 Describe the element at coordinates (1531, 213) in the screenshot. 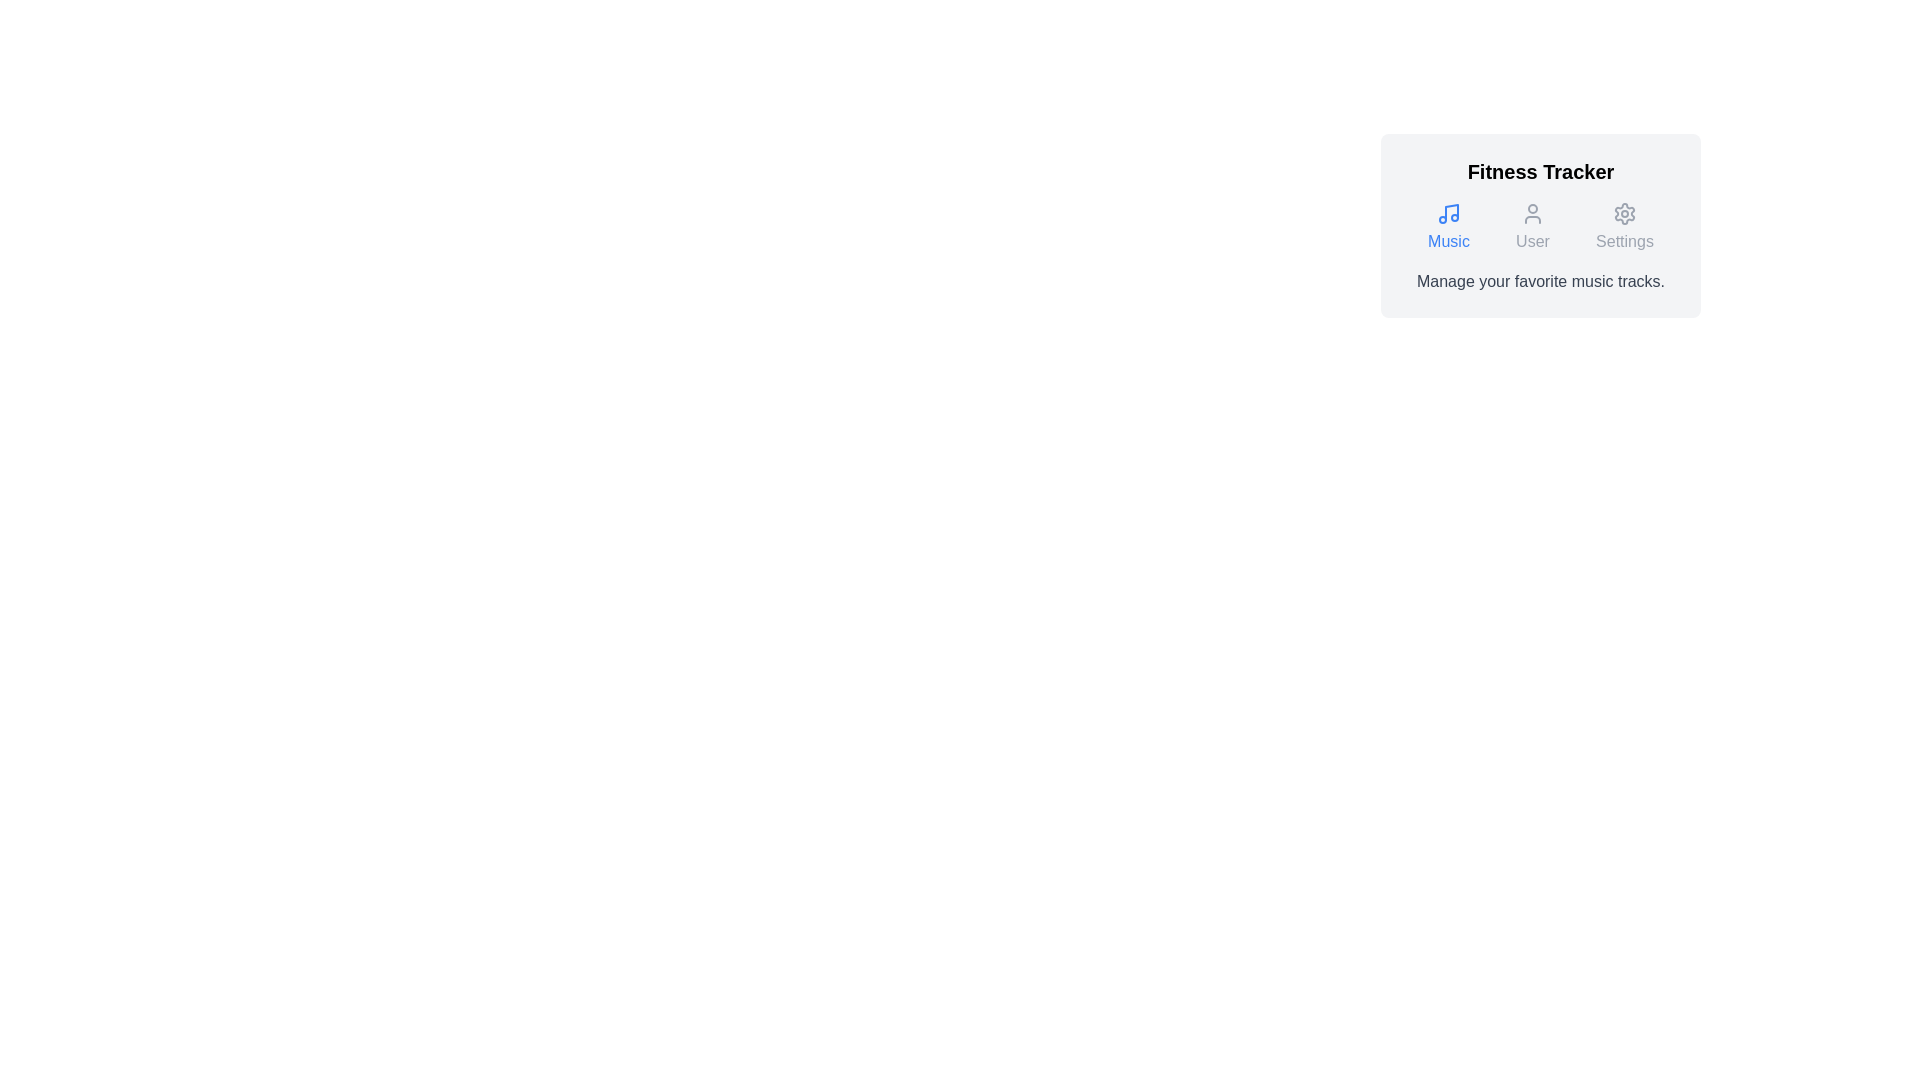

I see `the user icon, which is a minimalistic representation of a person in a circular gray border, positioned above the 'User' text in the 'Fitness Tracker' panel` at that location.